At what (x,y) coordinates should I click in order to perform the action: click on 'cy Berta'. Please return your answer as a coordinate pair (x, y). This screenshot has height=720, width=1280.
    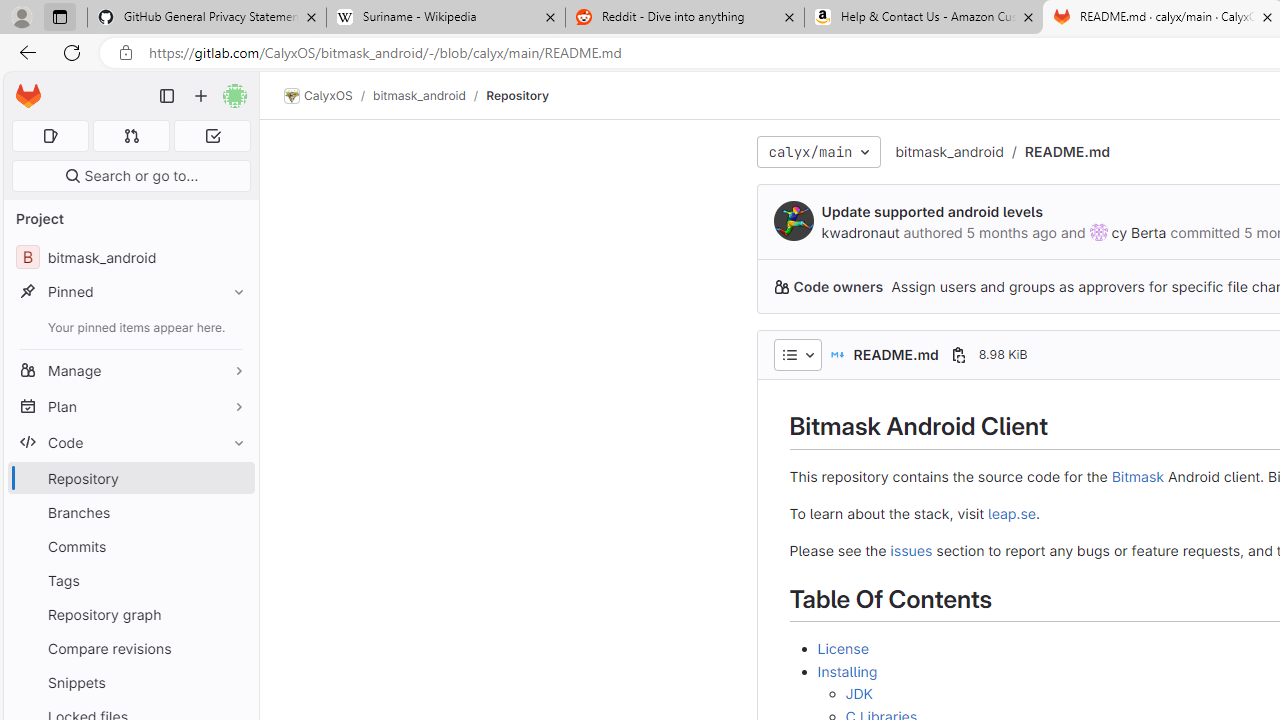
    Looking at the image, I should click on (1097, 231).